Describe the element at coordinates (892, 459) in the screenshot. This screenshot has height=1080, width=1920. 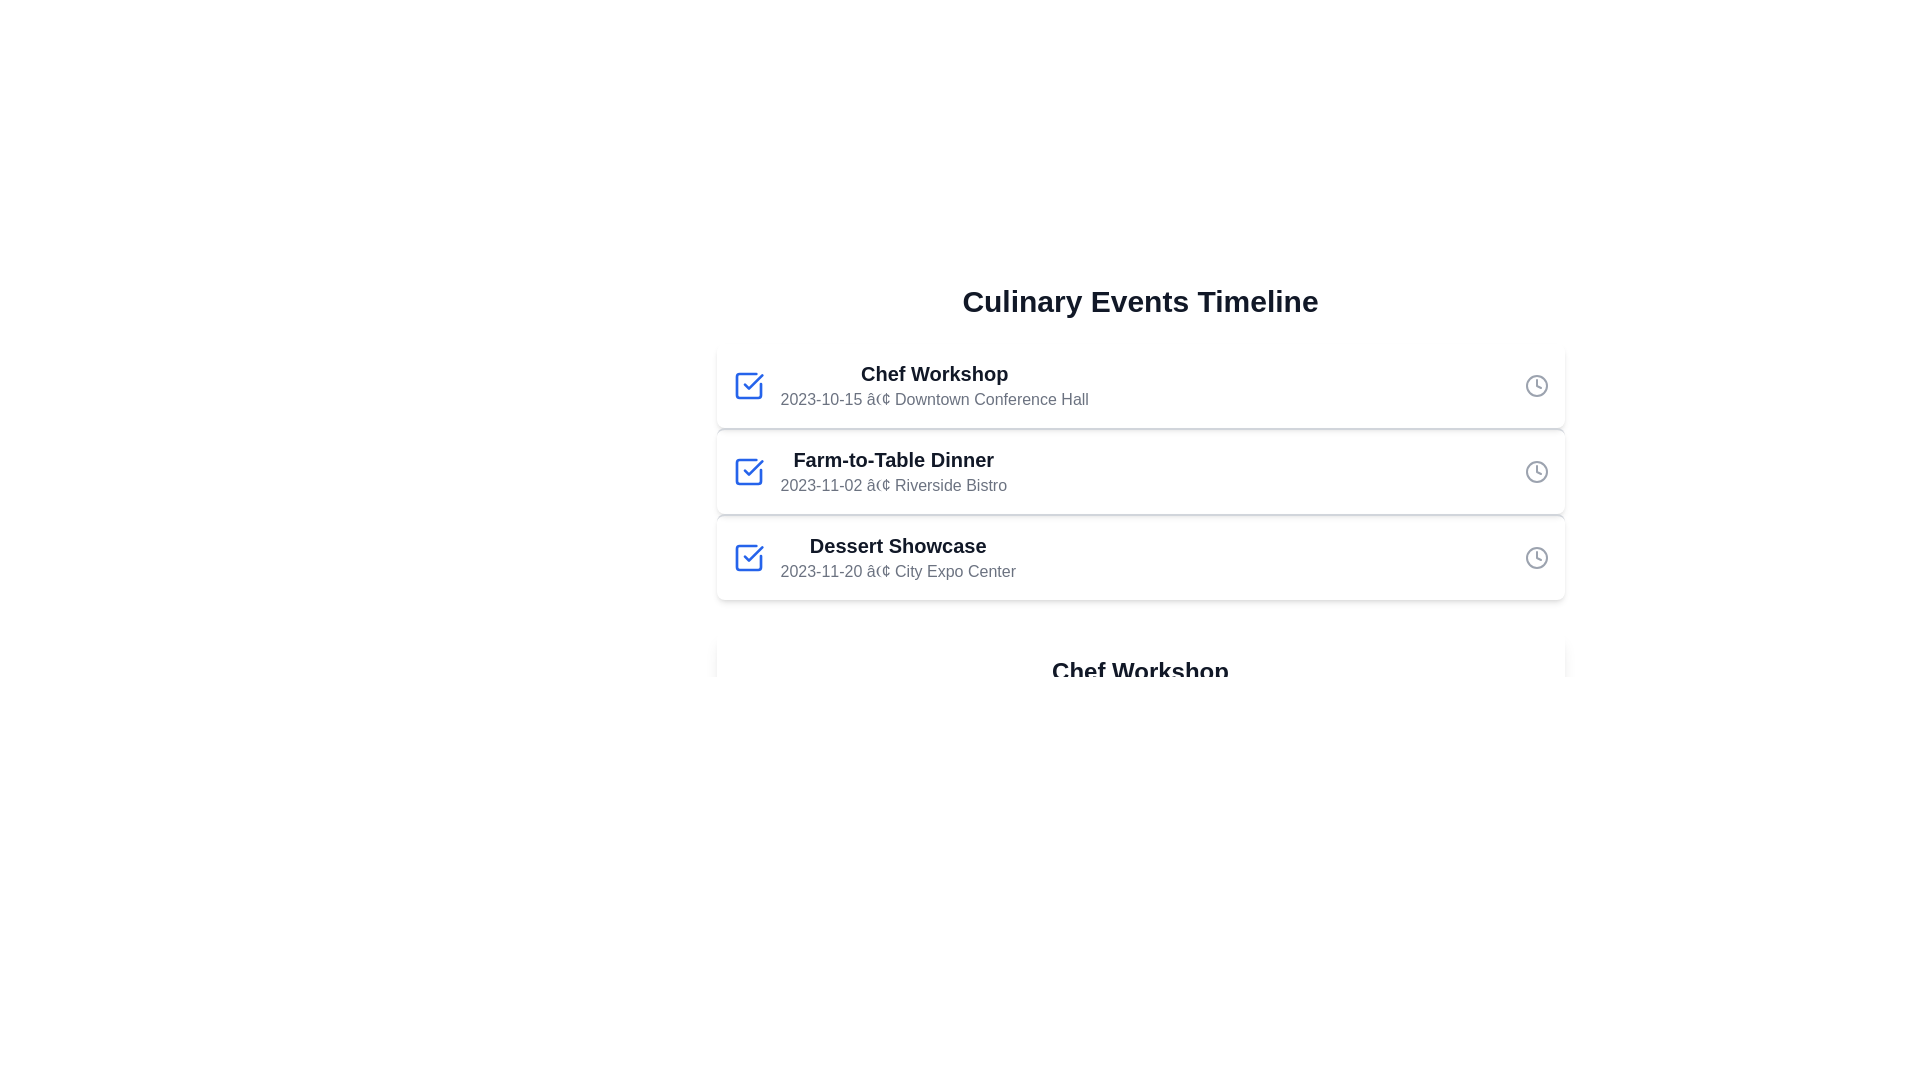
I see `the static text label indicating the title of an event, centrally located in the second row of a vertically stacked list, between 'Chef Workshop' and 'Dessert Showcase'` at that location.